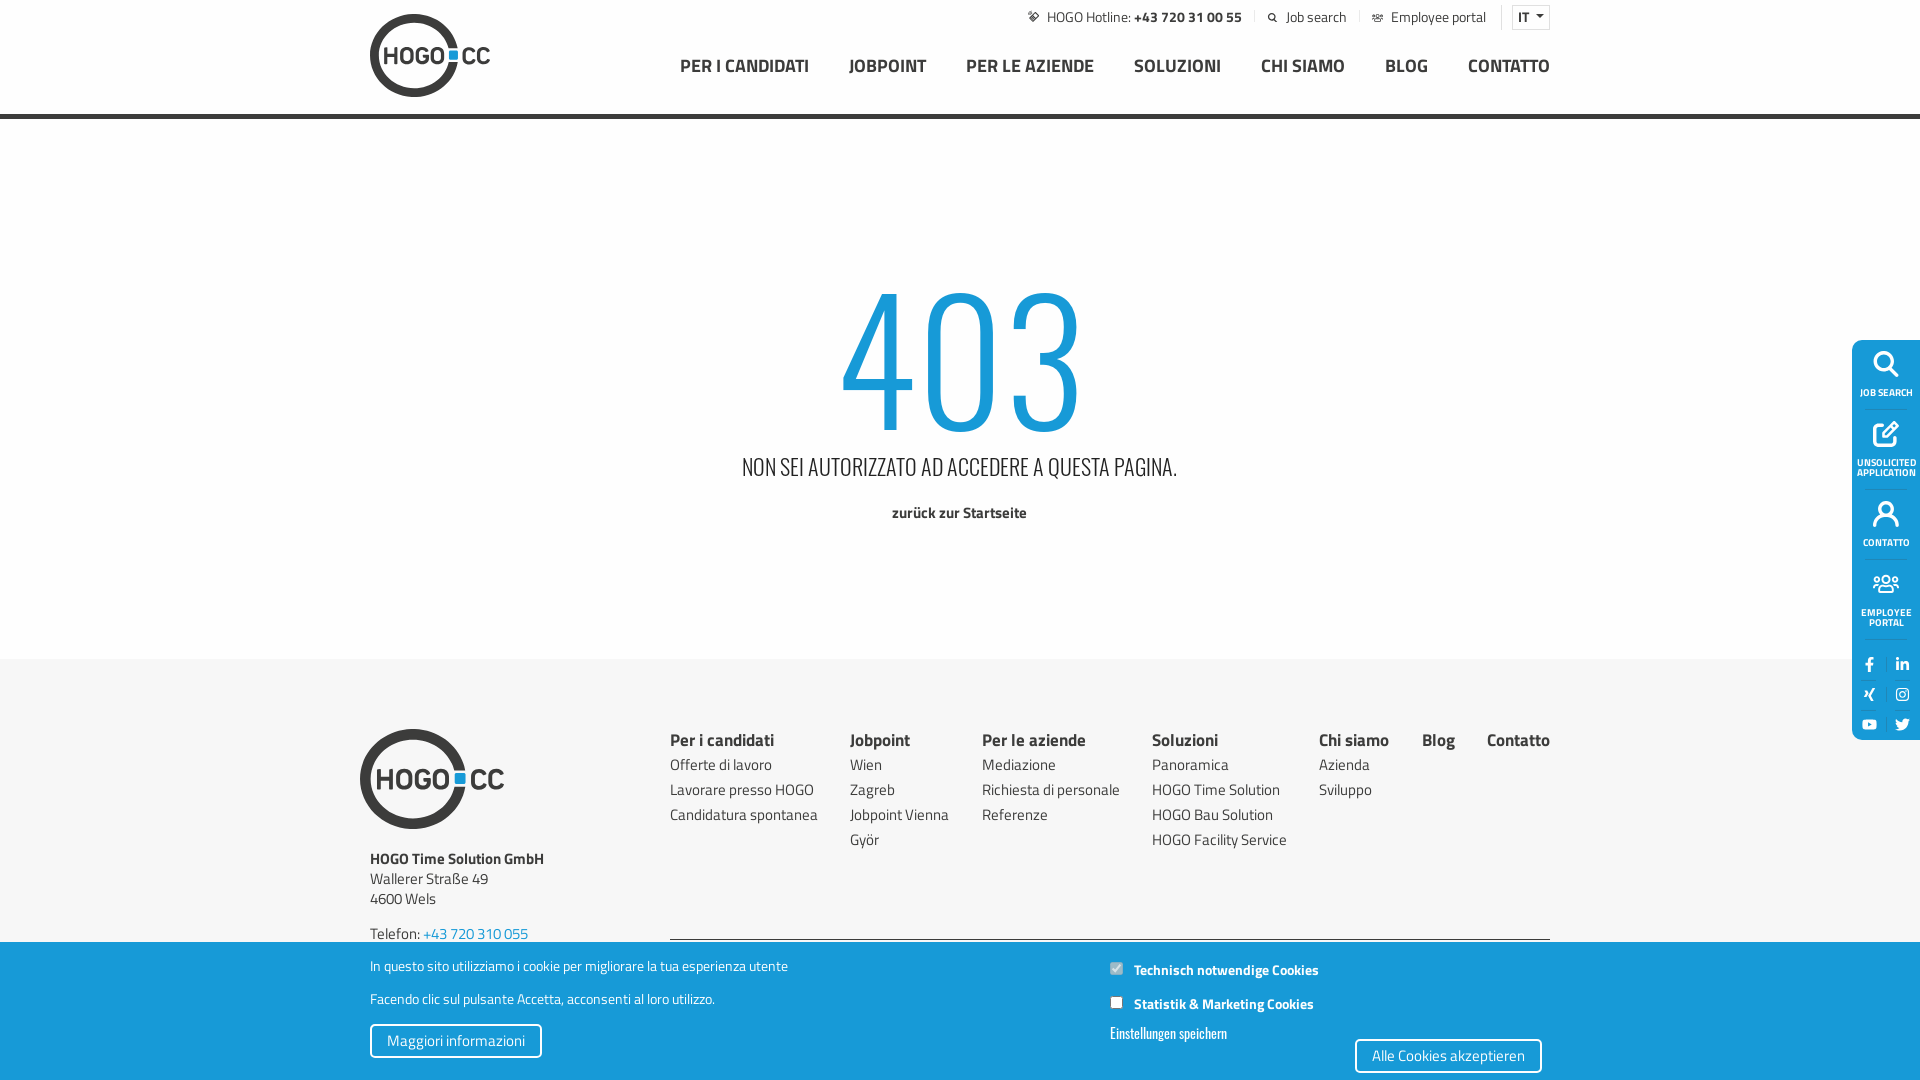 The image size is (1920, 1080). What do you see at coordinates (743, 814) in the screenshot?
I see `'Candidatura spontanea'` at bounding box center [743, 814].